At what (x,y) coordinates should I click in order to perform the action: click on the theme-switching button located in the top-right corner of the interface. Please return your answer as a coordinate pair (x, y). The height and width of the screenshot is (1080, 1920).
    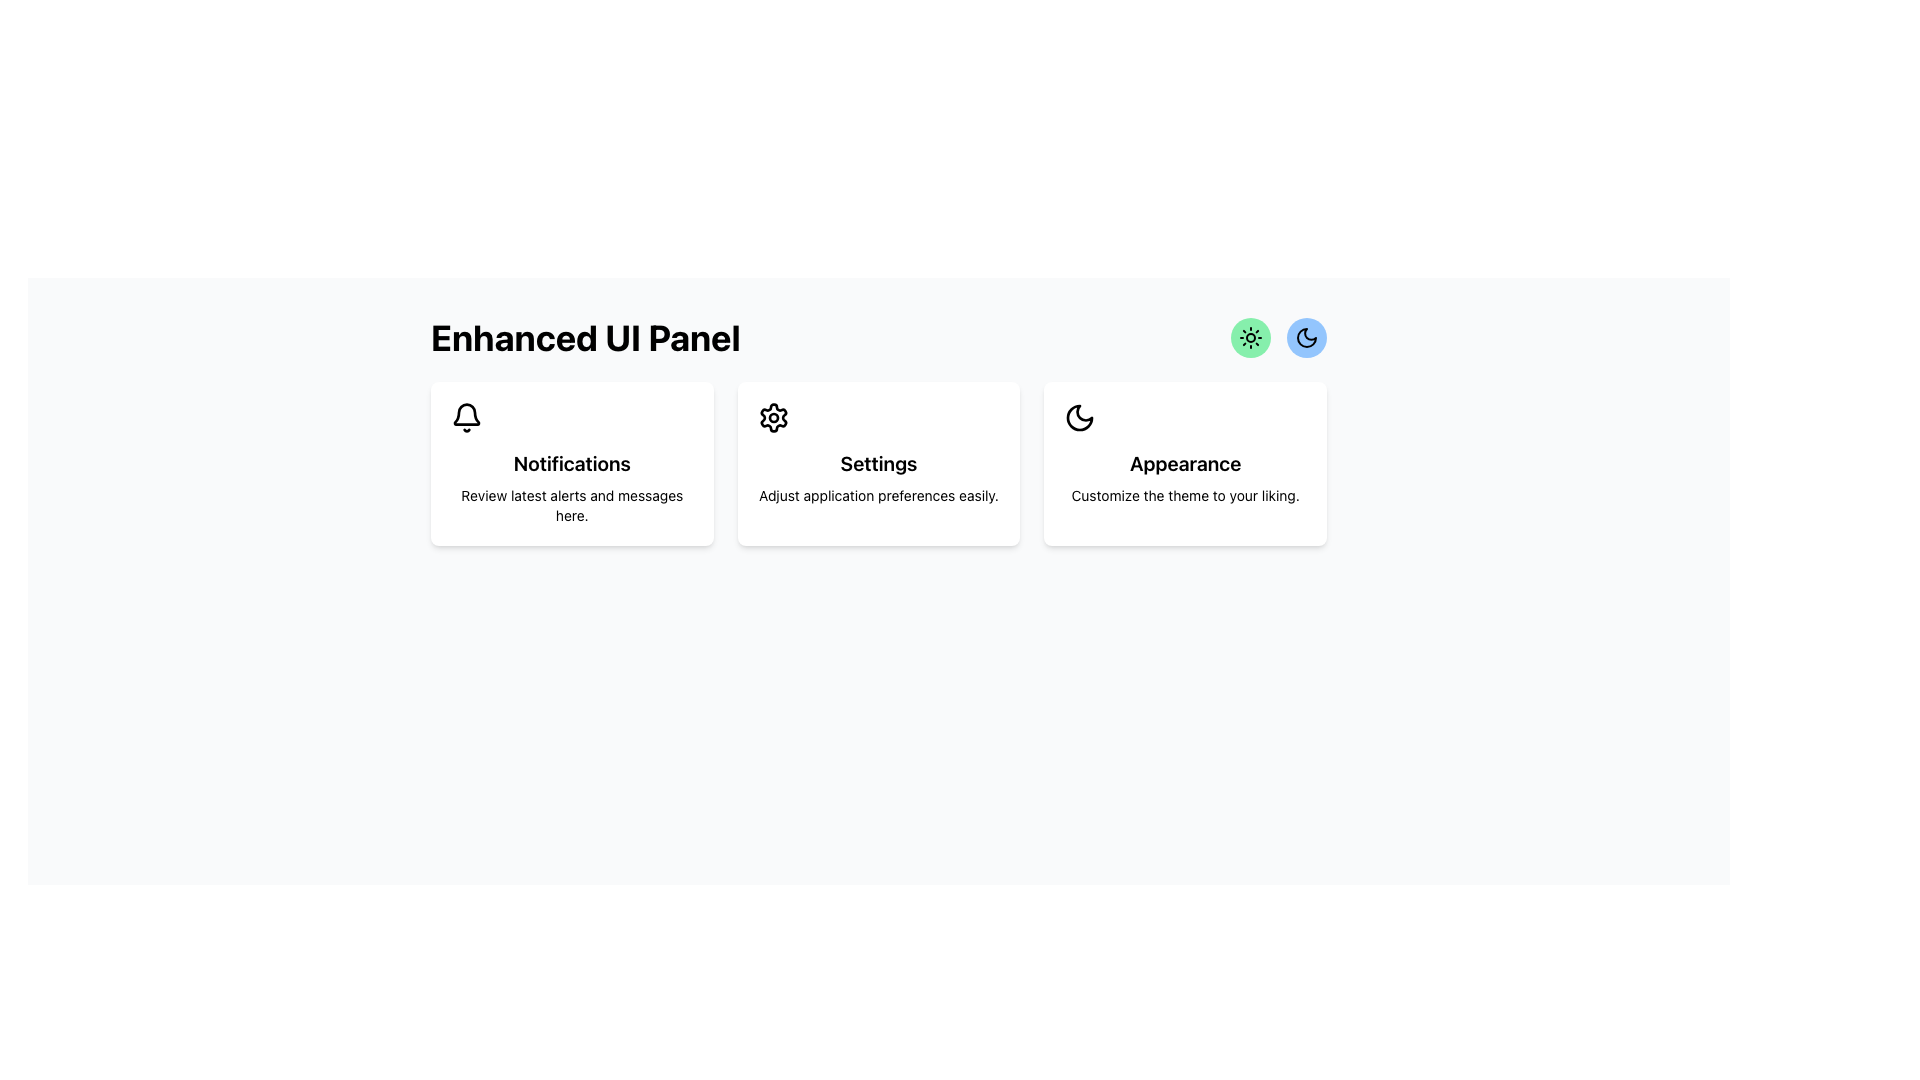
    Looking at the image, I should click on (1250, 337).